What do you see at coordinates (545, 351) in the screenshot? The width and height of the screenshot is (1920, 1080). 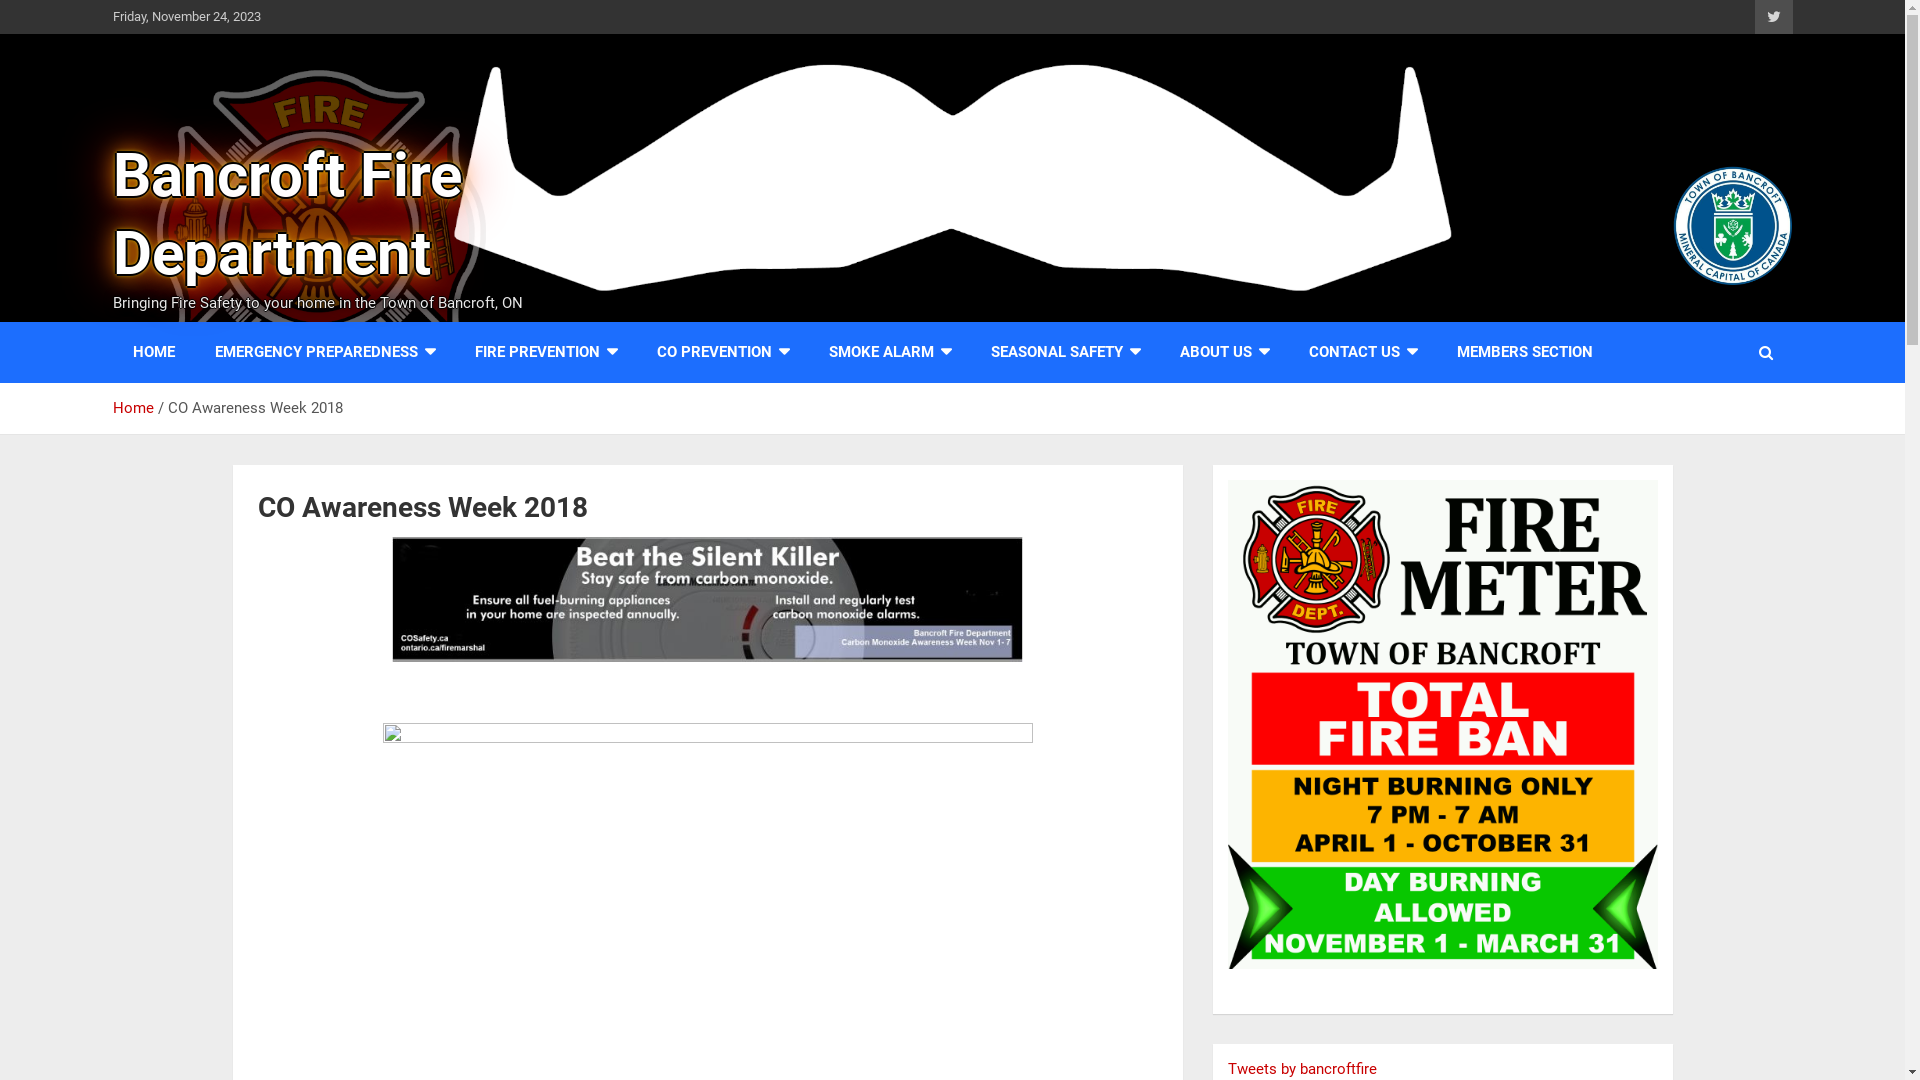 I see `'FIRE PREVENTION'` at bounding box center [545, 351].